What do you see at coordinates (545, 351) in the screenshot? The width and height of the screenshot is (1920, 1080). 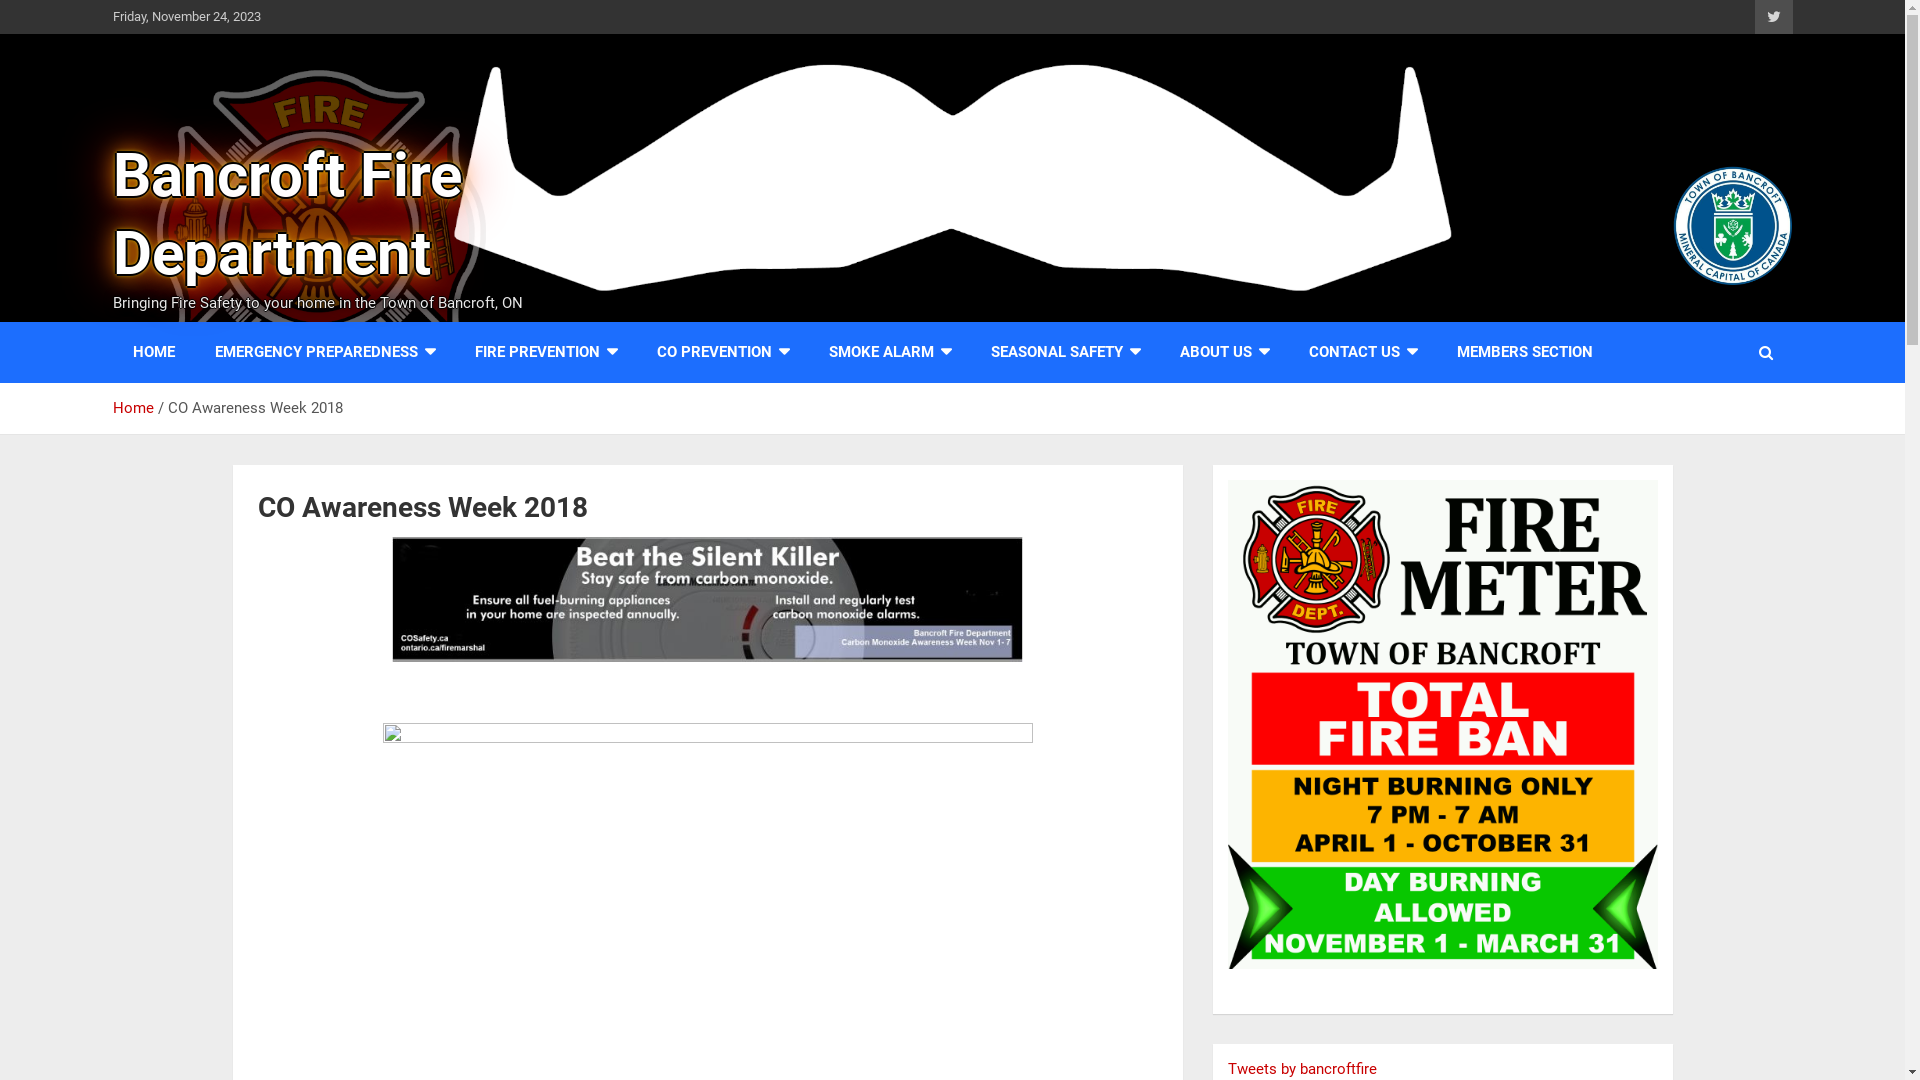 I see `'FIRE PREVENTION'` at bounding box center [545, 351].